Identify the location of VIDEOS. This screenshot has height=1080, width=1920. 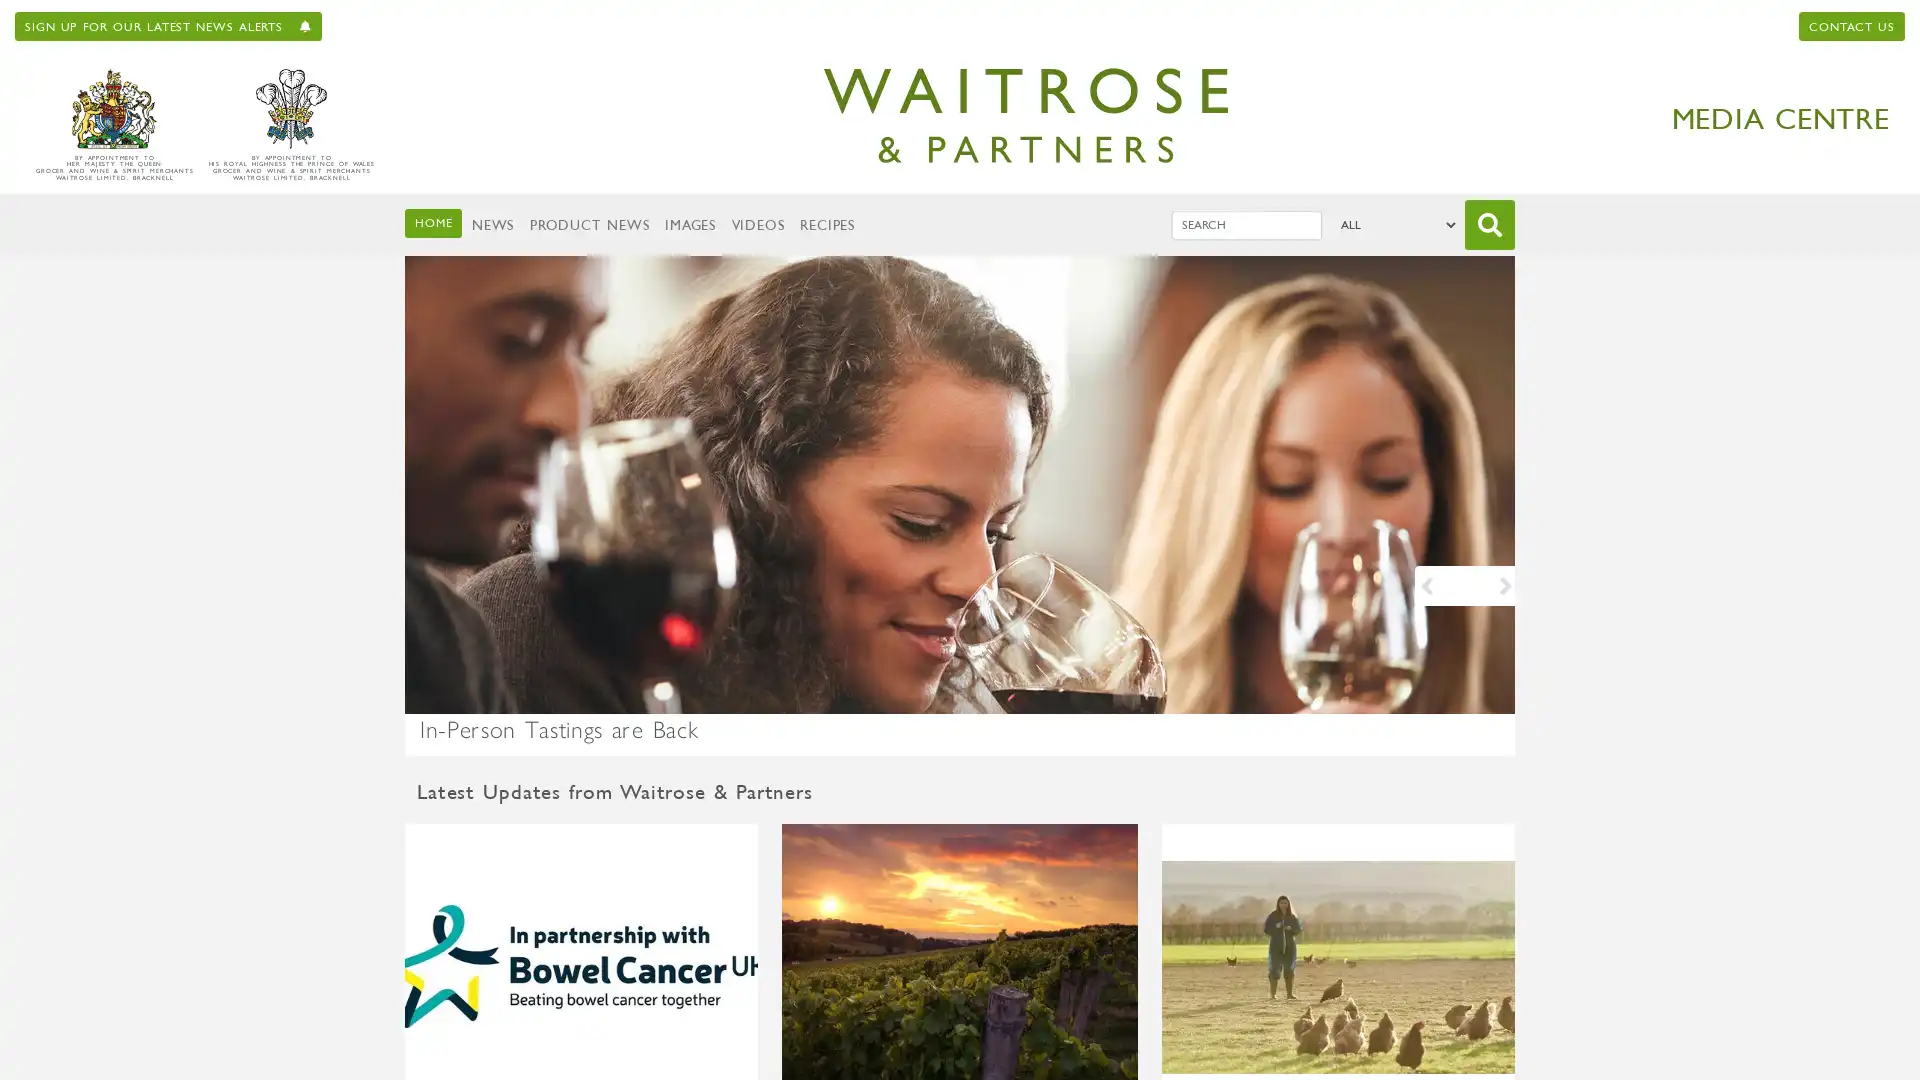
(756, 224).